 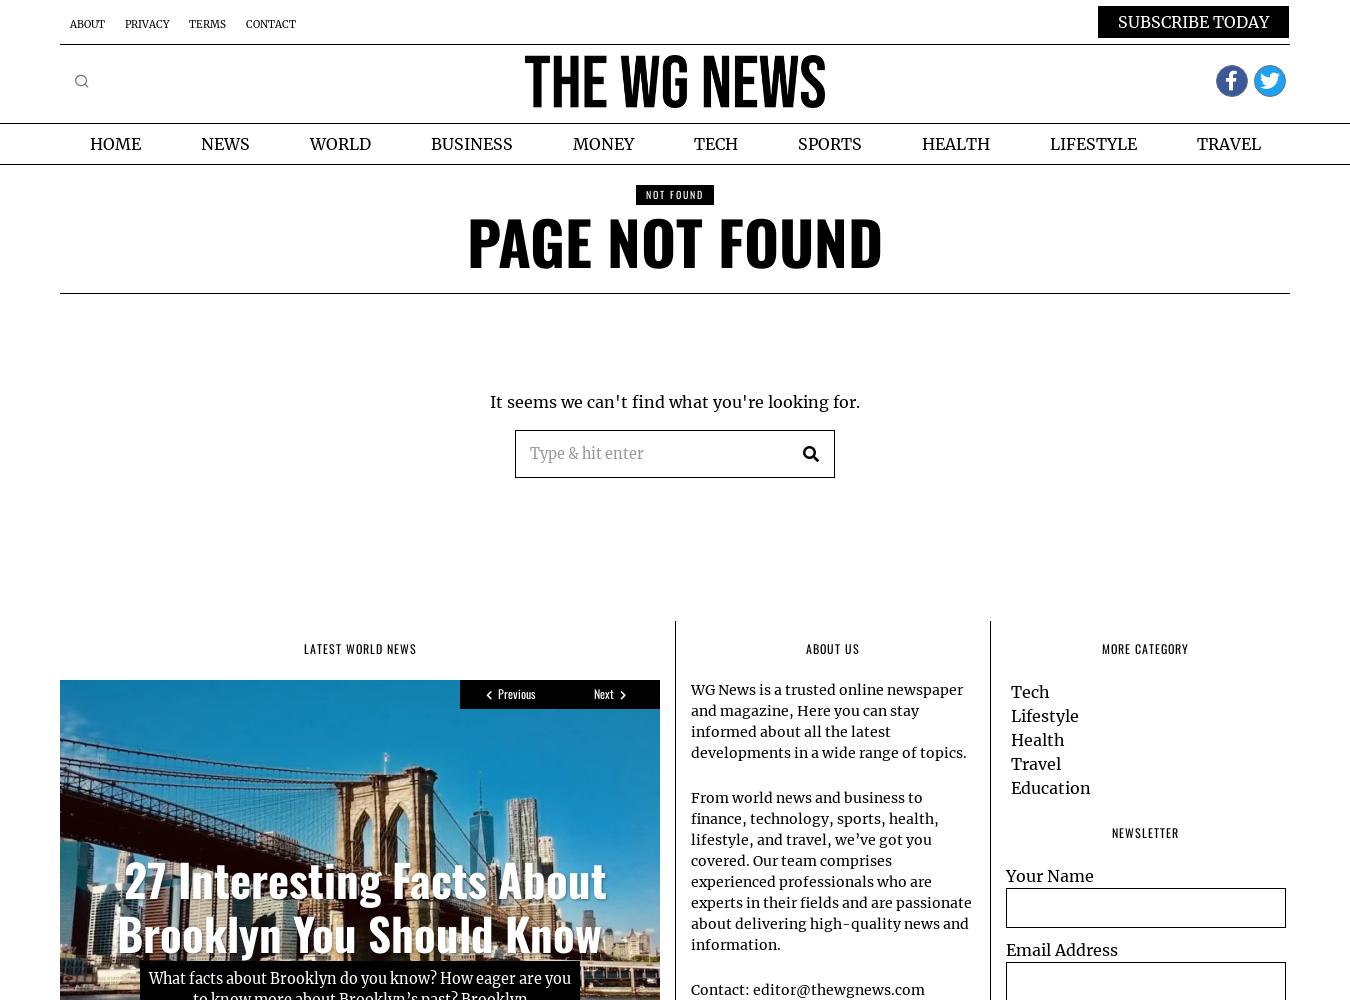 What do you see at coordinates (308, 143) in the screenshot?
I see `'World'` at bounding box center [308, 143].